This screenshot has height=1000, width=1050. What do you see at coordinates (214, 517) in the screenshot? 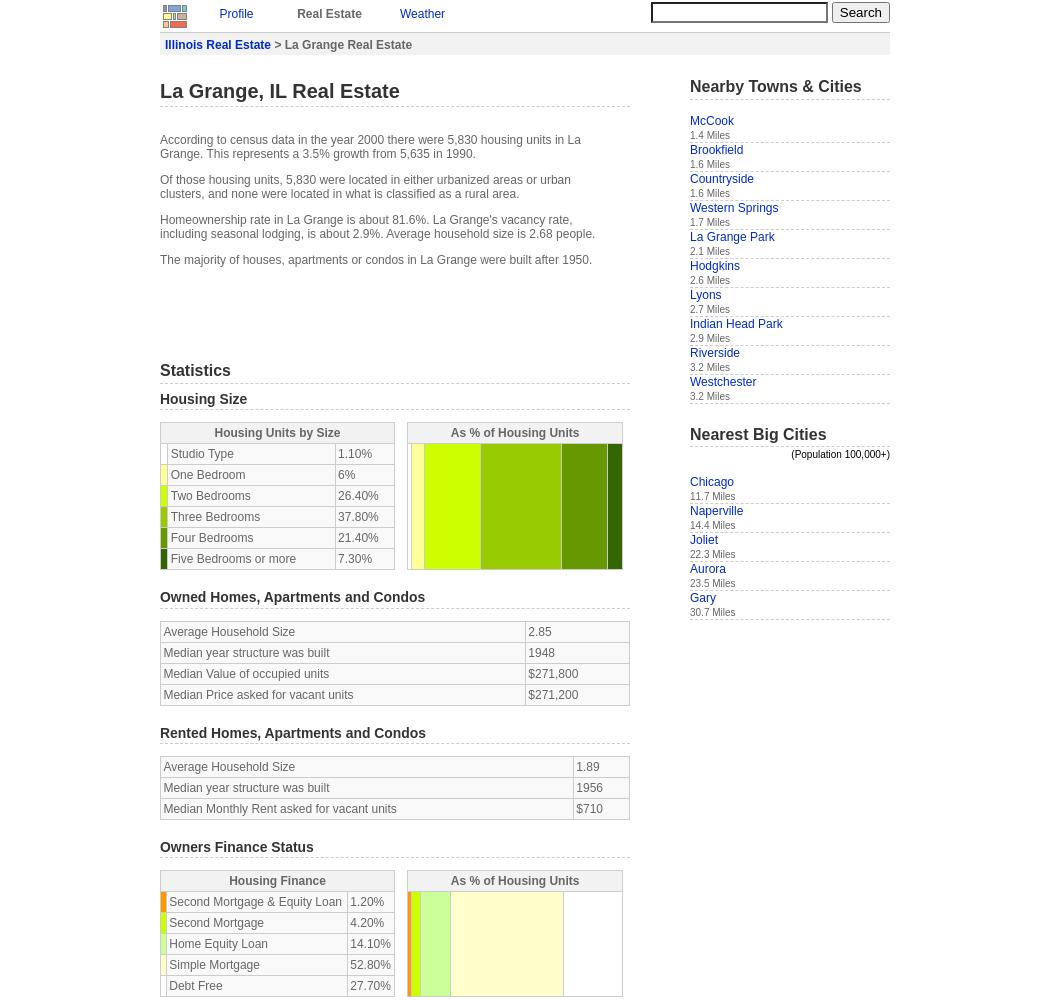
I see `'Three Bedrooms'` at bounding box center [214, 517].